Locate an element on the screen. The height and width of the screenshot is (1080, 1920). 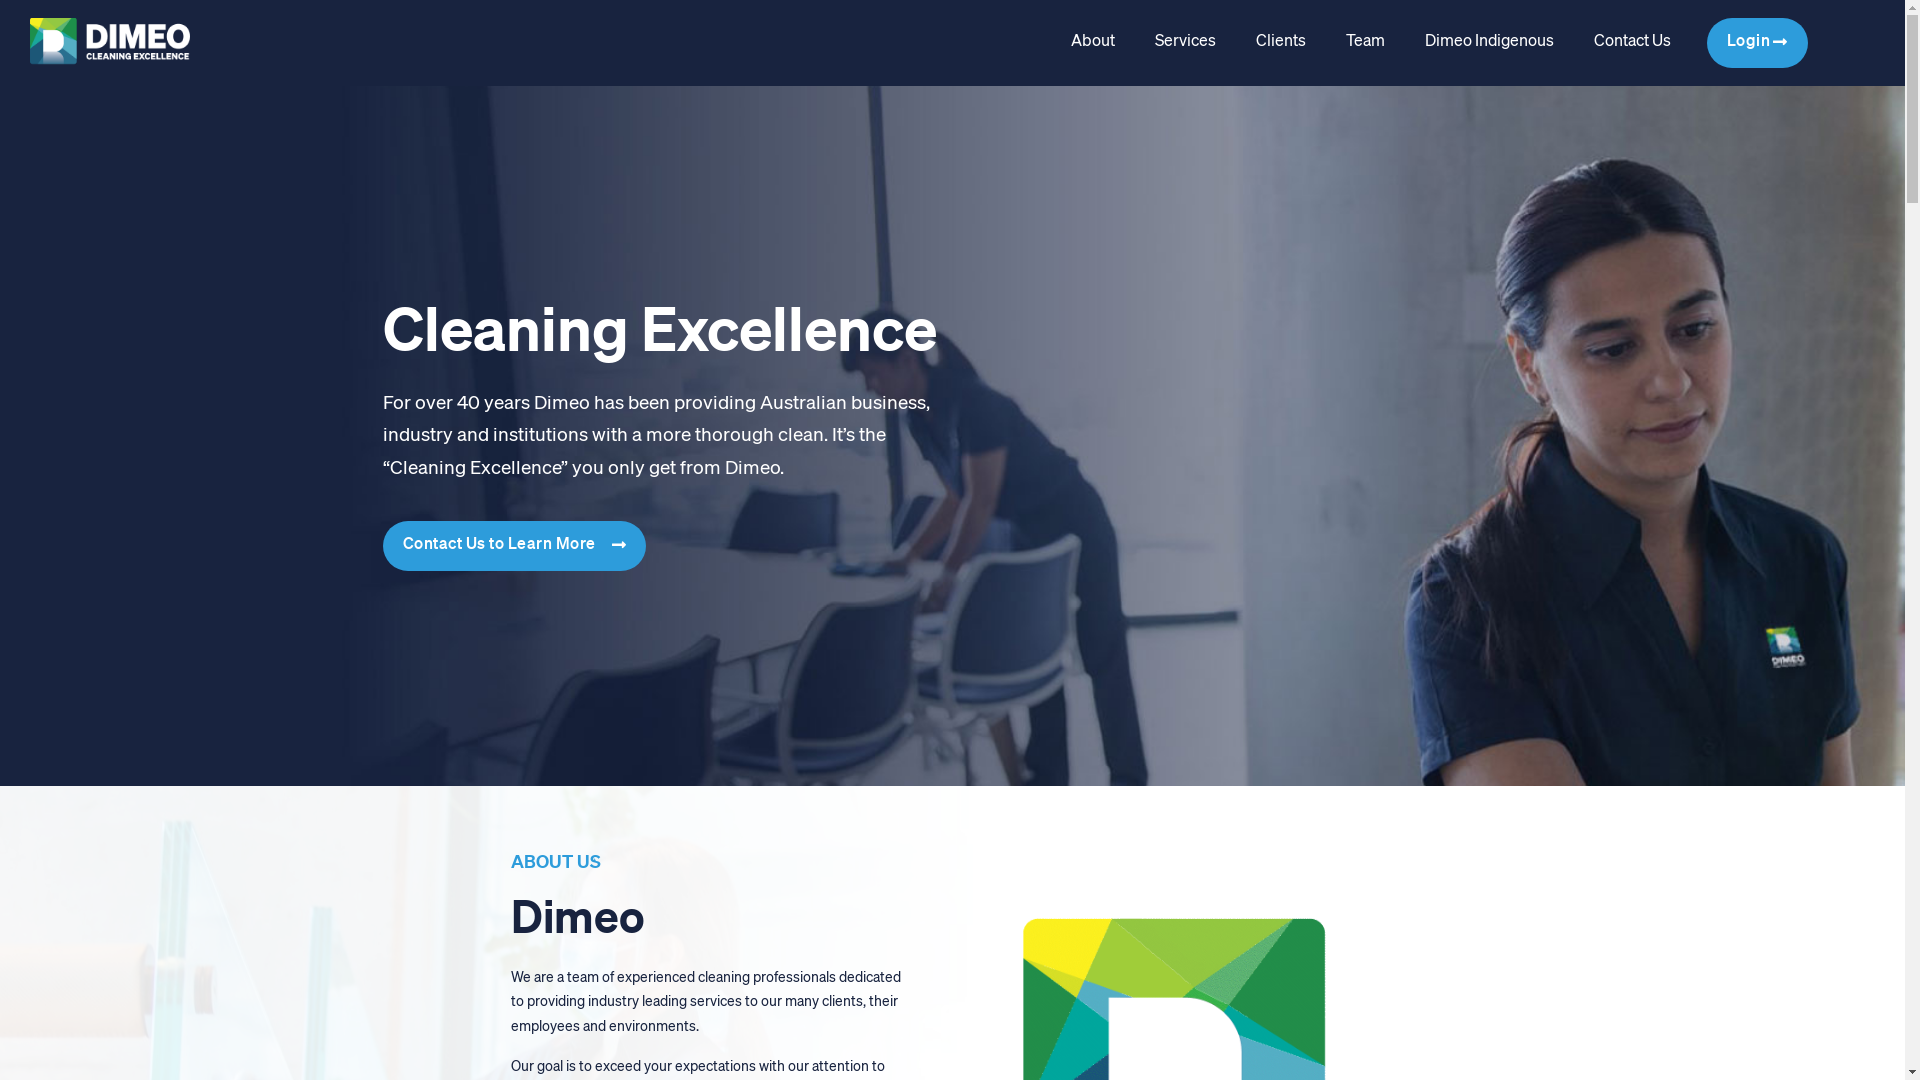
'Login' is located at coordinates (1755, 42).